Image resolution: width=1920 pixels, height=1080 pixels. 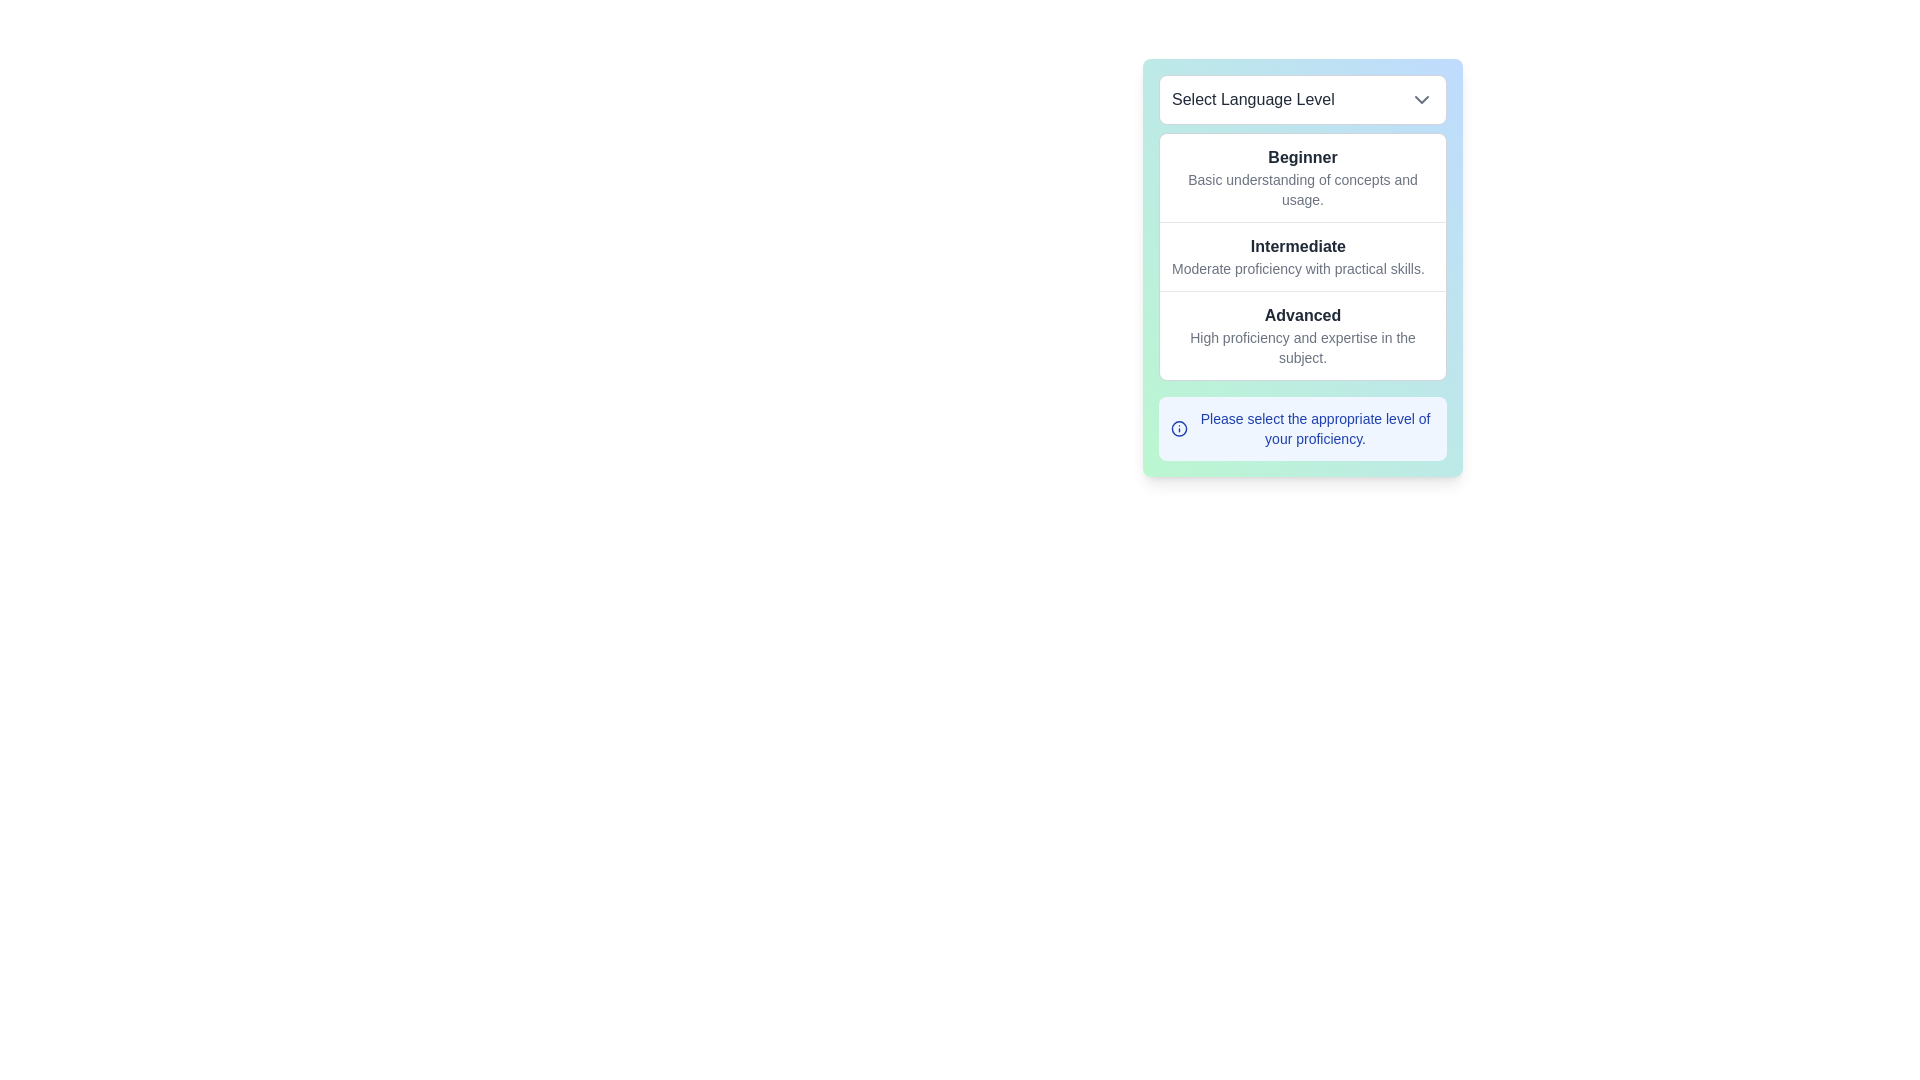 I want to click on the 'Select Language Level' dropdown menu option, so click(x=1302, y=266).